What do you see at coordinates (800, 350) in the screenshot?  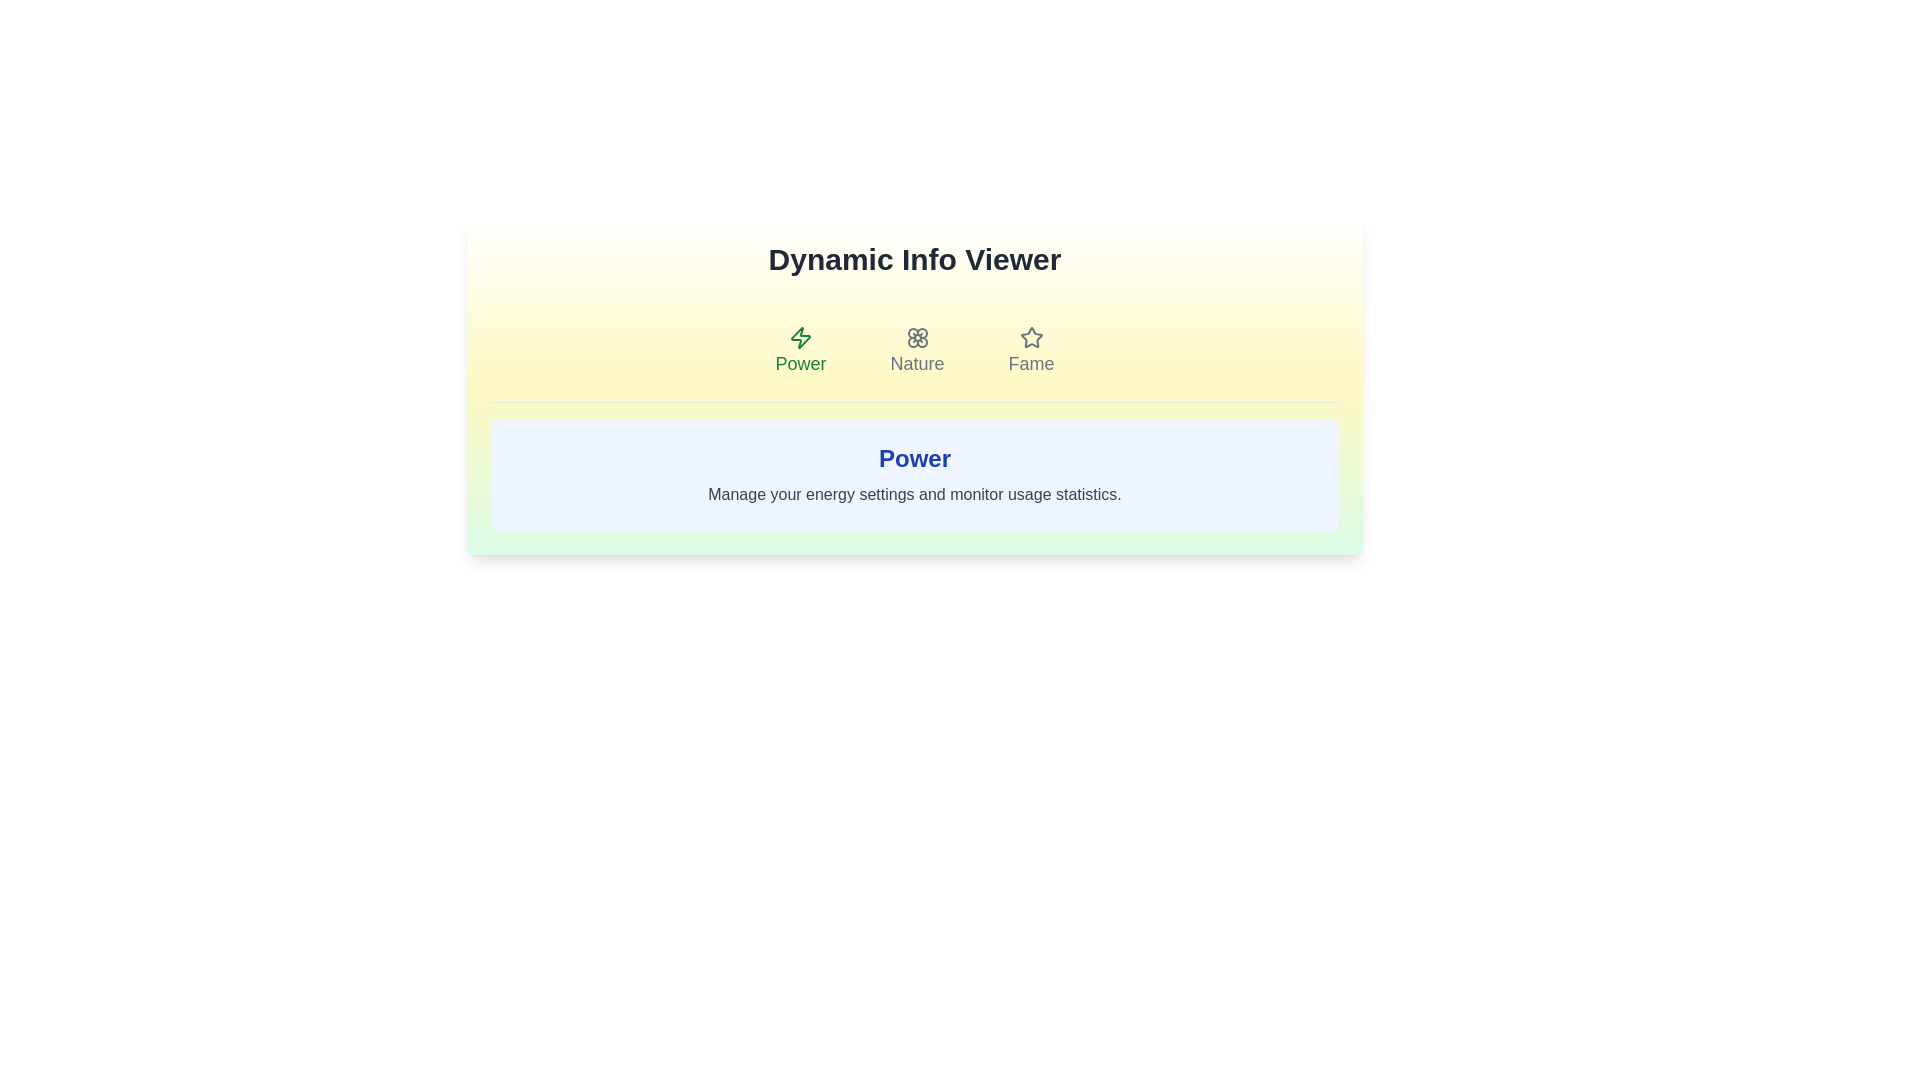 I see `the Power tab to see visual feedback` at bounding box center [800, 350].